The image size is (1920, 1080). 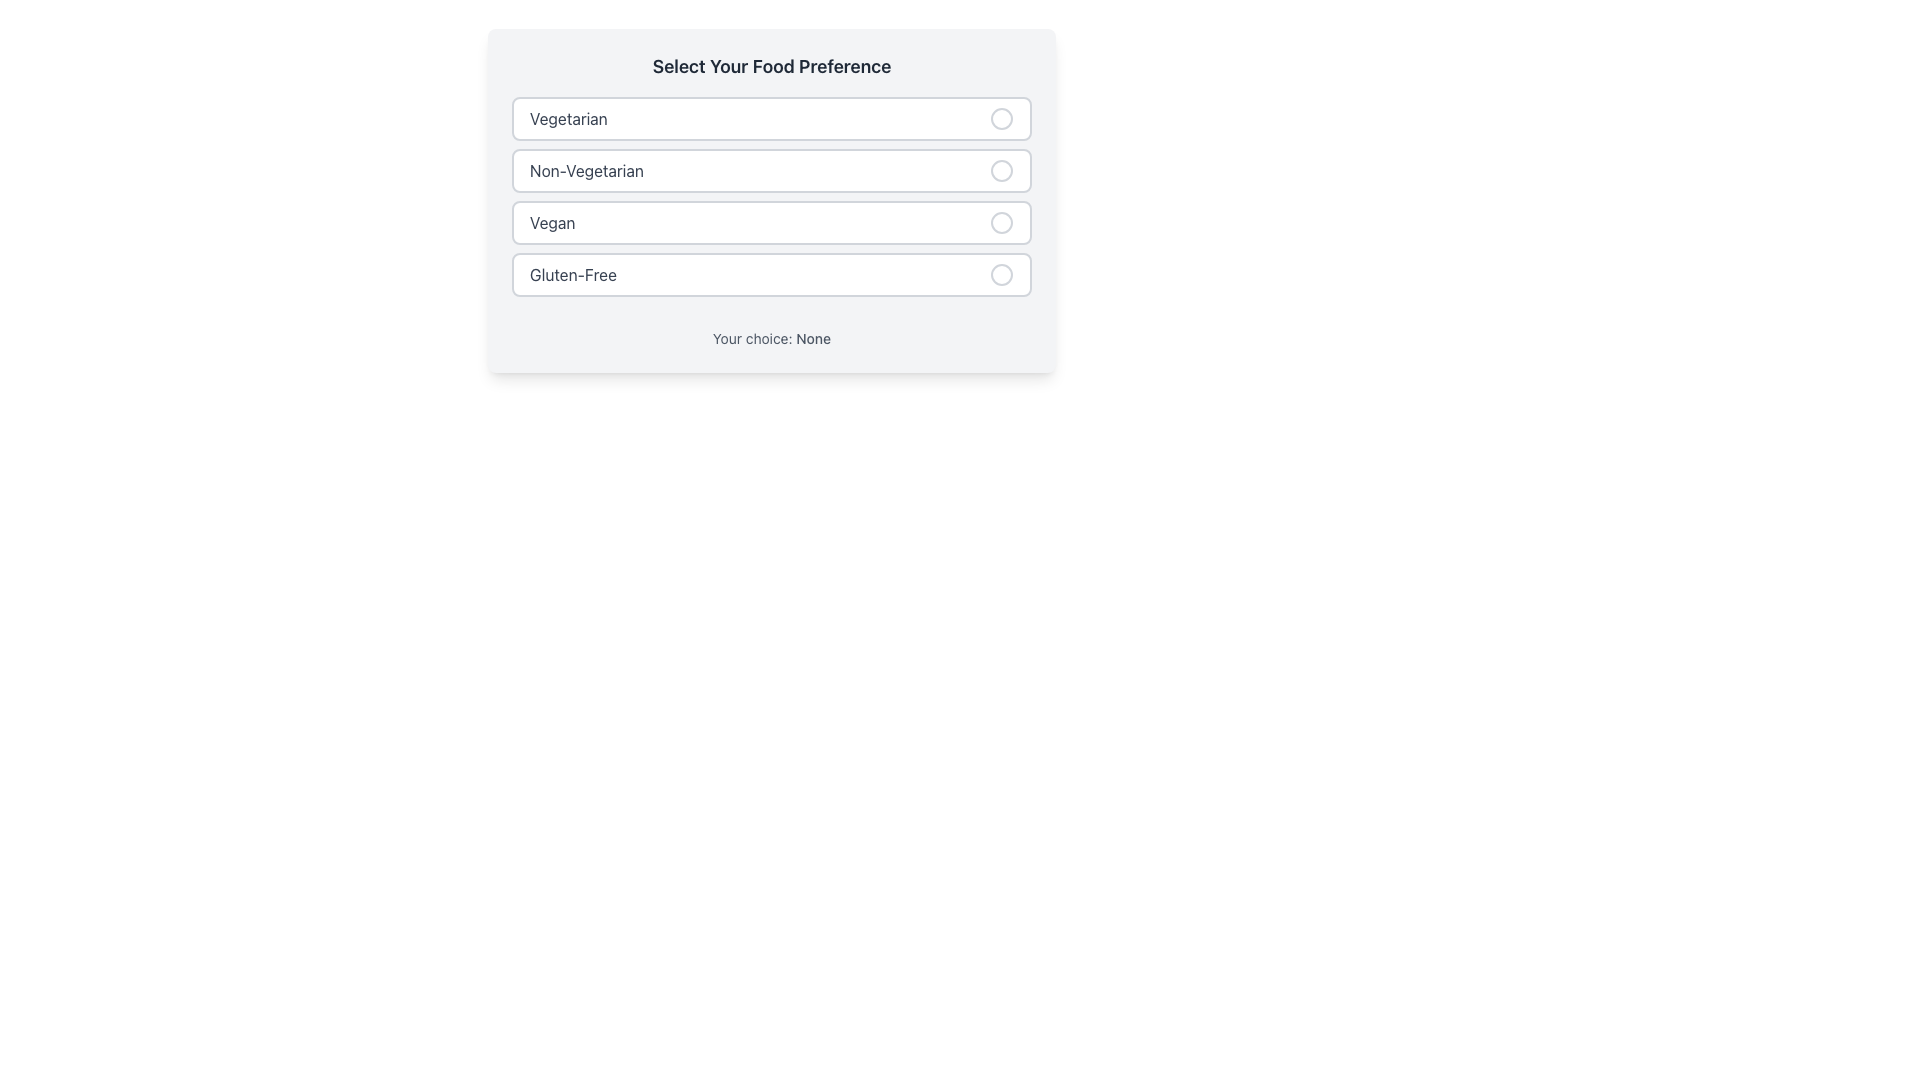 I want to click on the 'Vegetarian' text label, which is styled in gray and is the first selectable option in a vertical list of food preferences, so click(x=567, y=119).